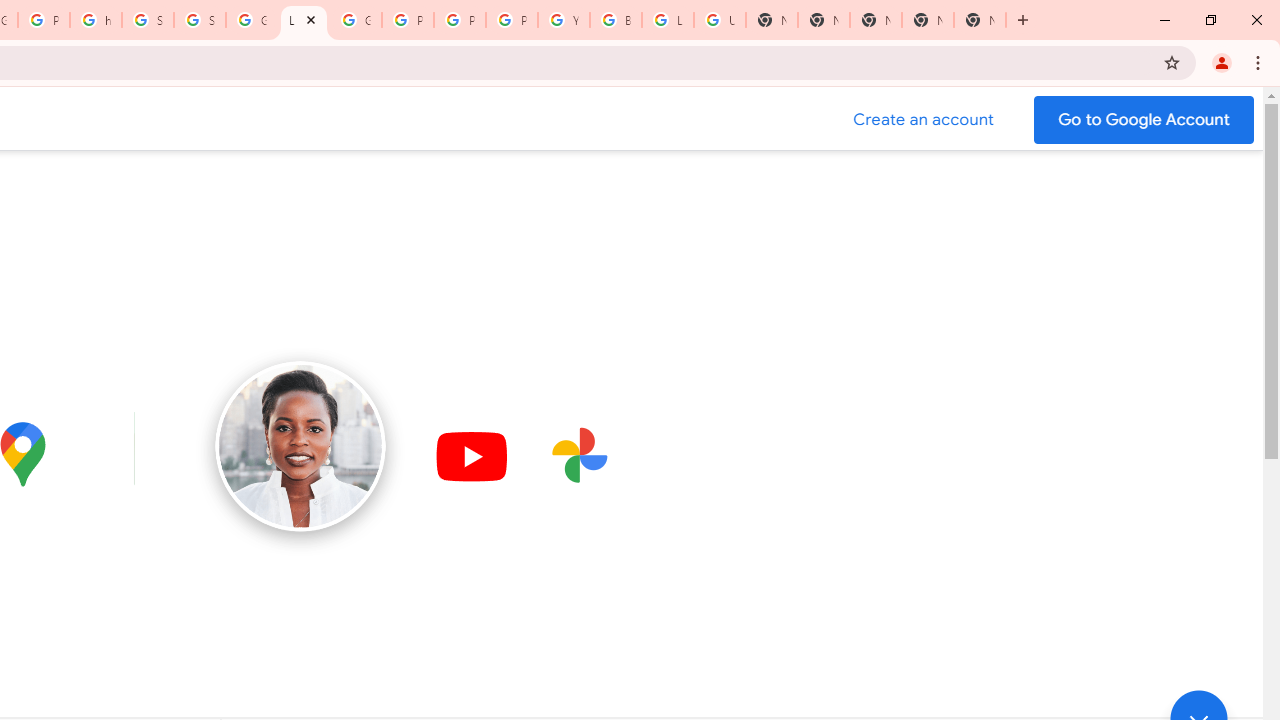 The height and width of the screenshot is (720, 1280). I want to click on 'Sign in - Google Accounts', so click(146, 20).